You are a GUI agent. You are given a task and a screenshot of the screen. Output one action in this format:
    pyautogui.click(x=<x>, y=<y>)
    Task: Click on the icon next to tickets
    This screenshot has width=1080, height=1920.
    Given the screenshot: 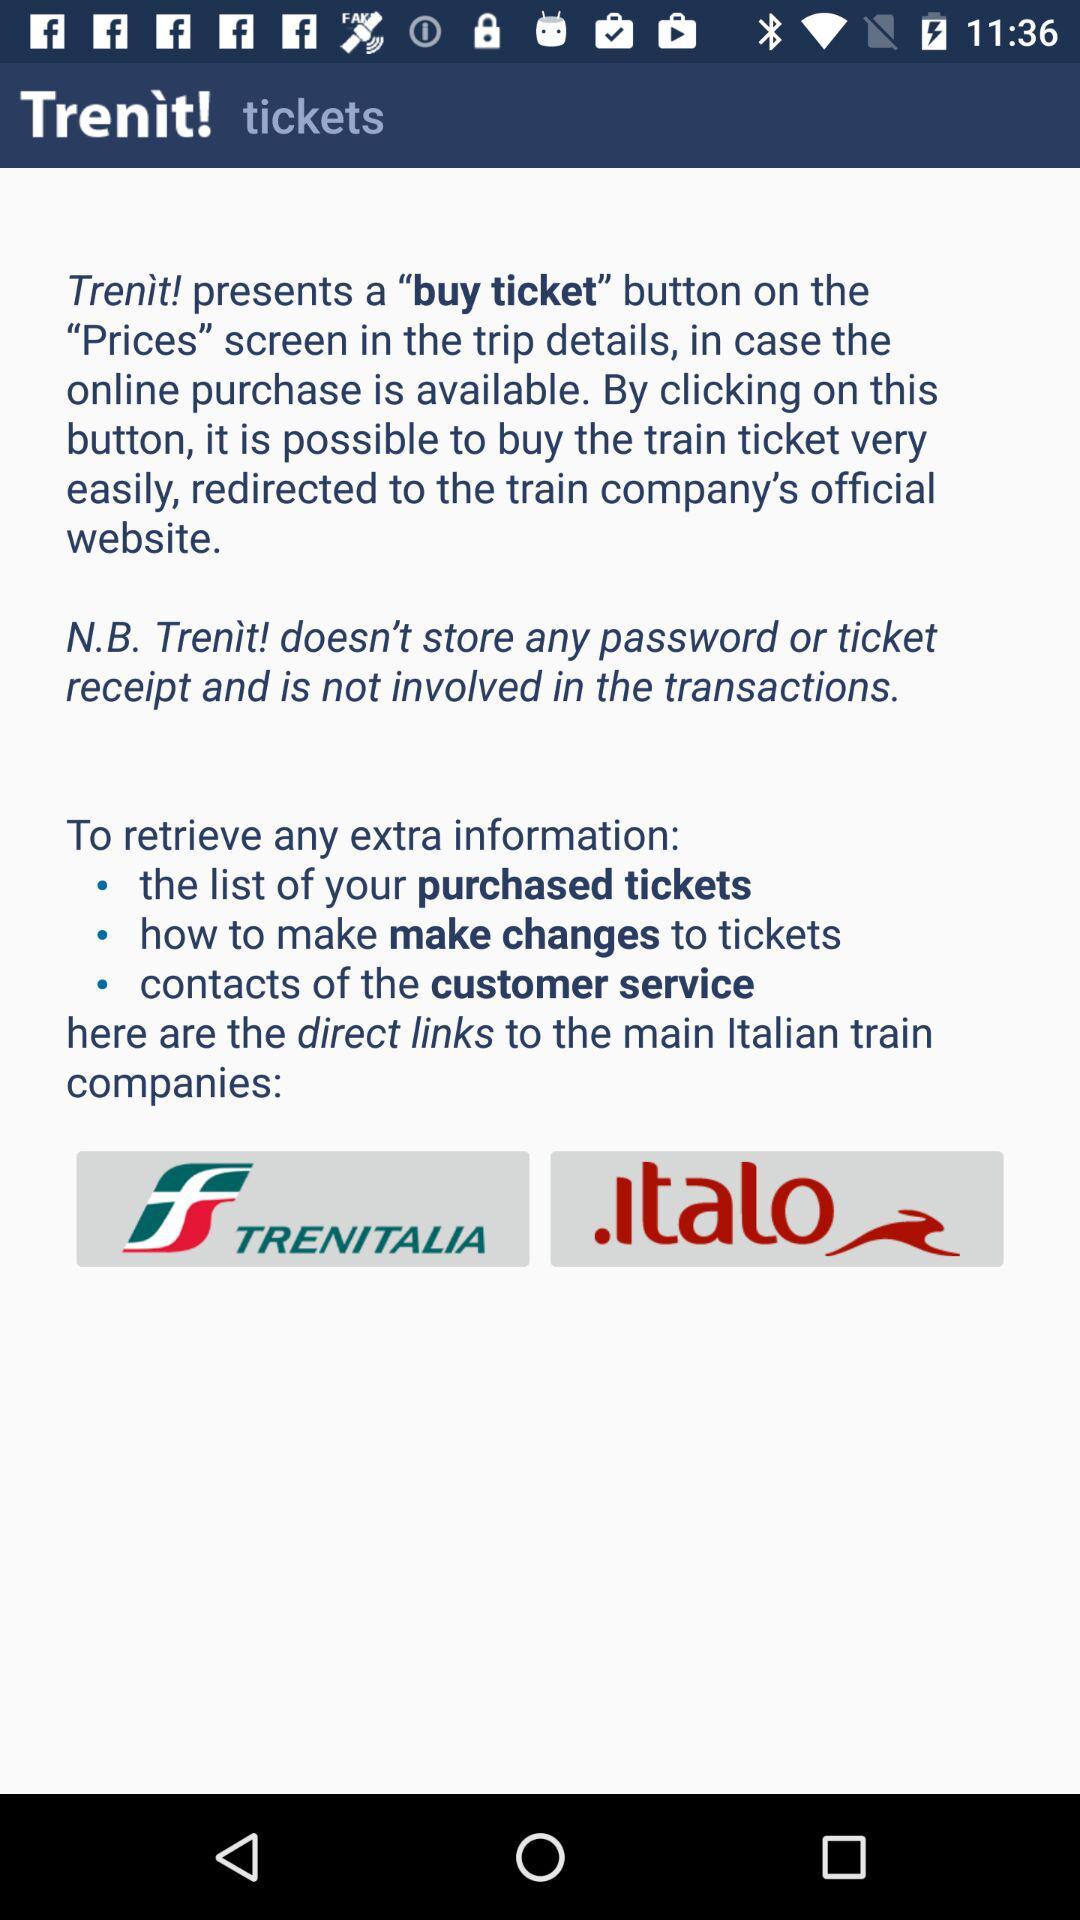 What is the action you would take?
    pyautogui.click(x=116, y=114)
    